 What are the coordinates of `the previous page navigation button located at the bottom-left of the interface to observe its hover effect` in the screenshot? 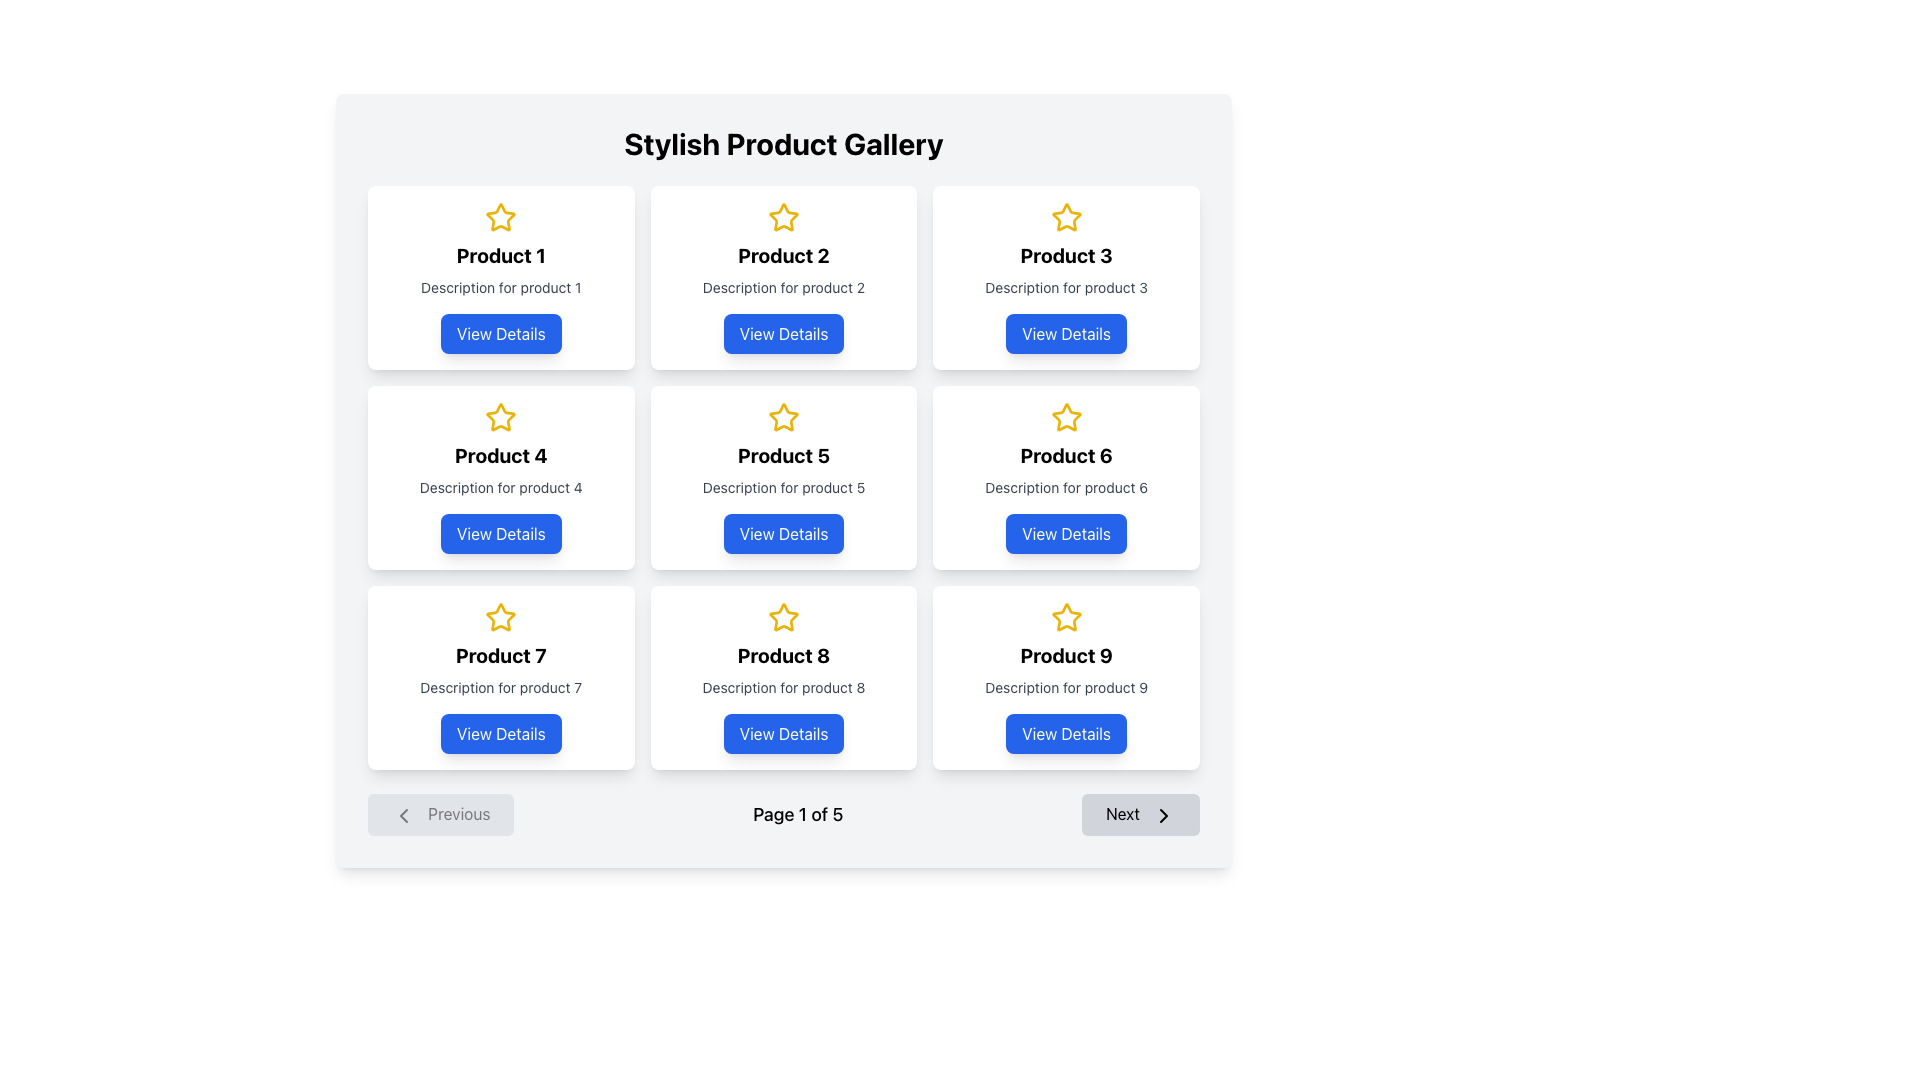 It's located at (440, 814).